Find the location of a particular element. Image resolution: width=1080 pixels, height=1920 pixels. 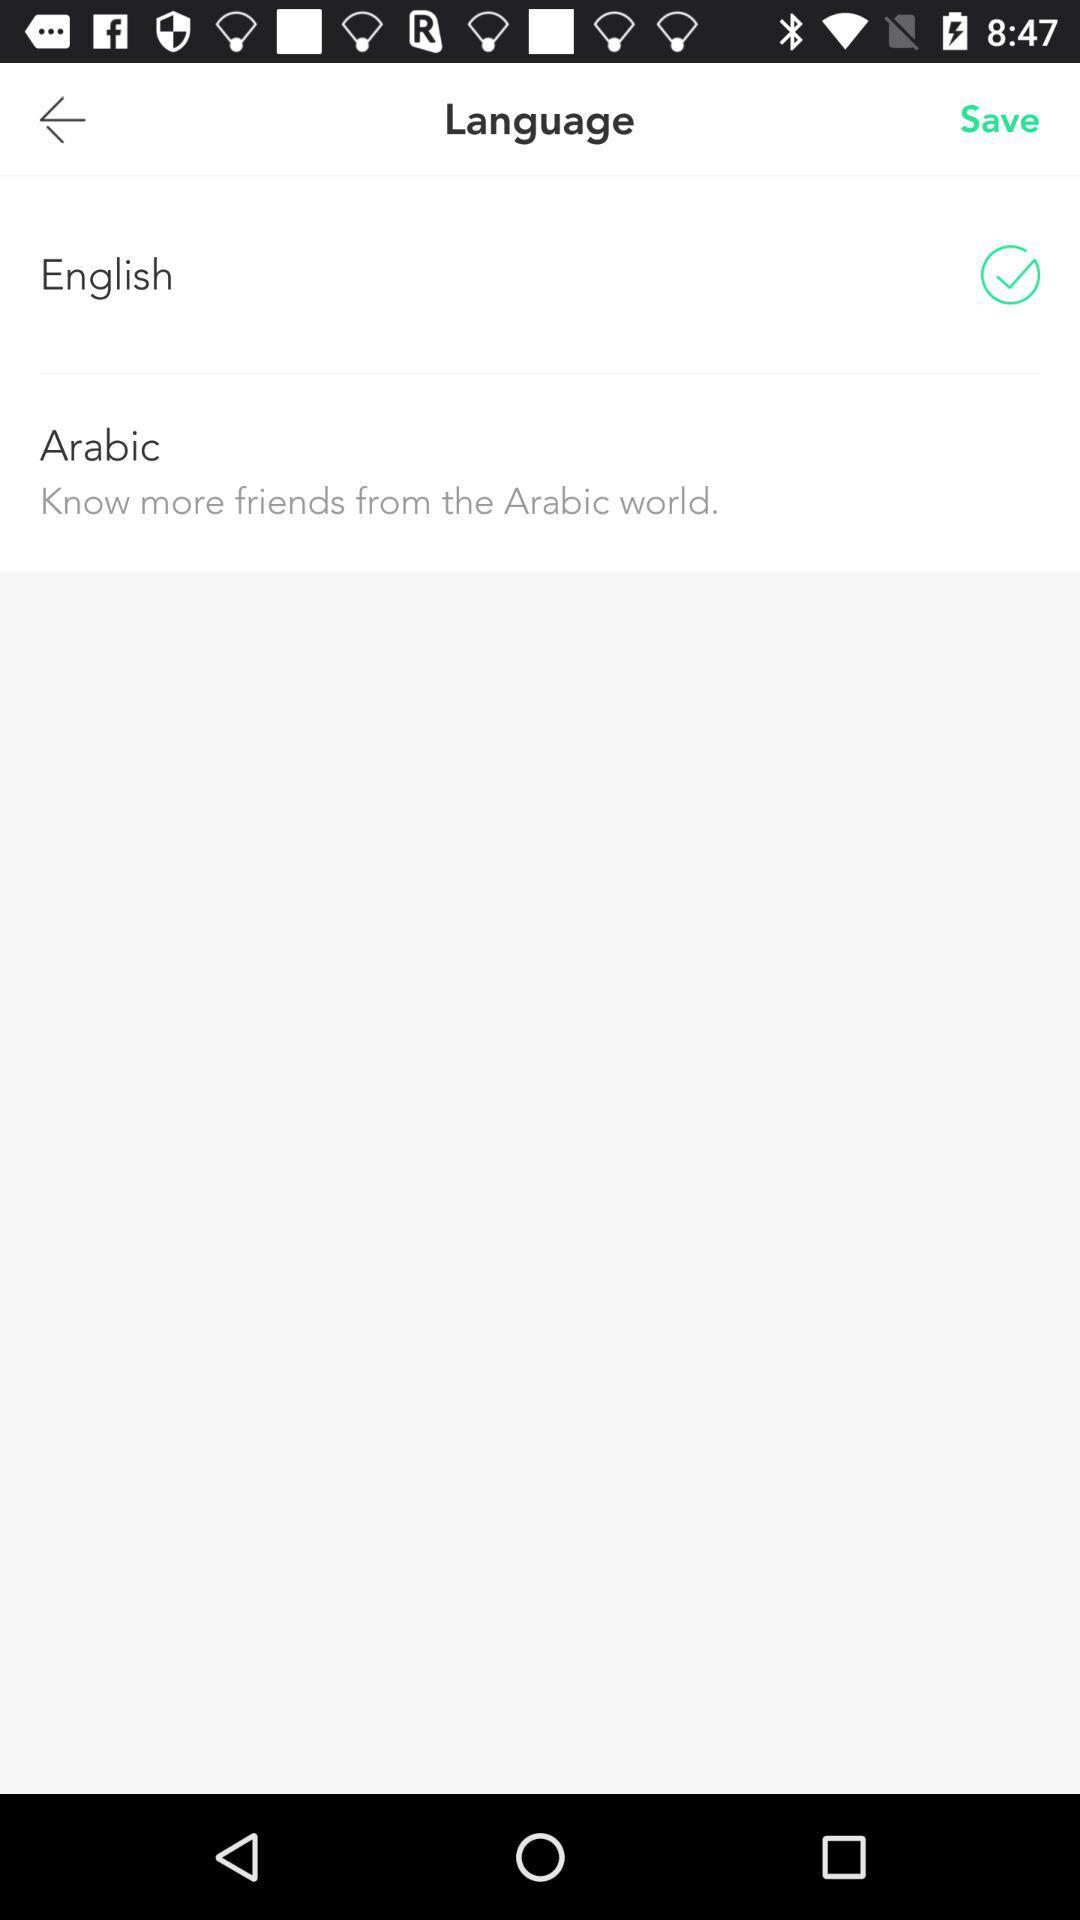

icon next to the language item is located at coordinates (61, 118).